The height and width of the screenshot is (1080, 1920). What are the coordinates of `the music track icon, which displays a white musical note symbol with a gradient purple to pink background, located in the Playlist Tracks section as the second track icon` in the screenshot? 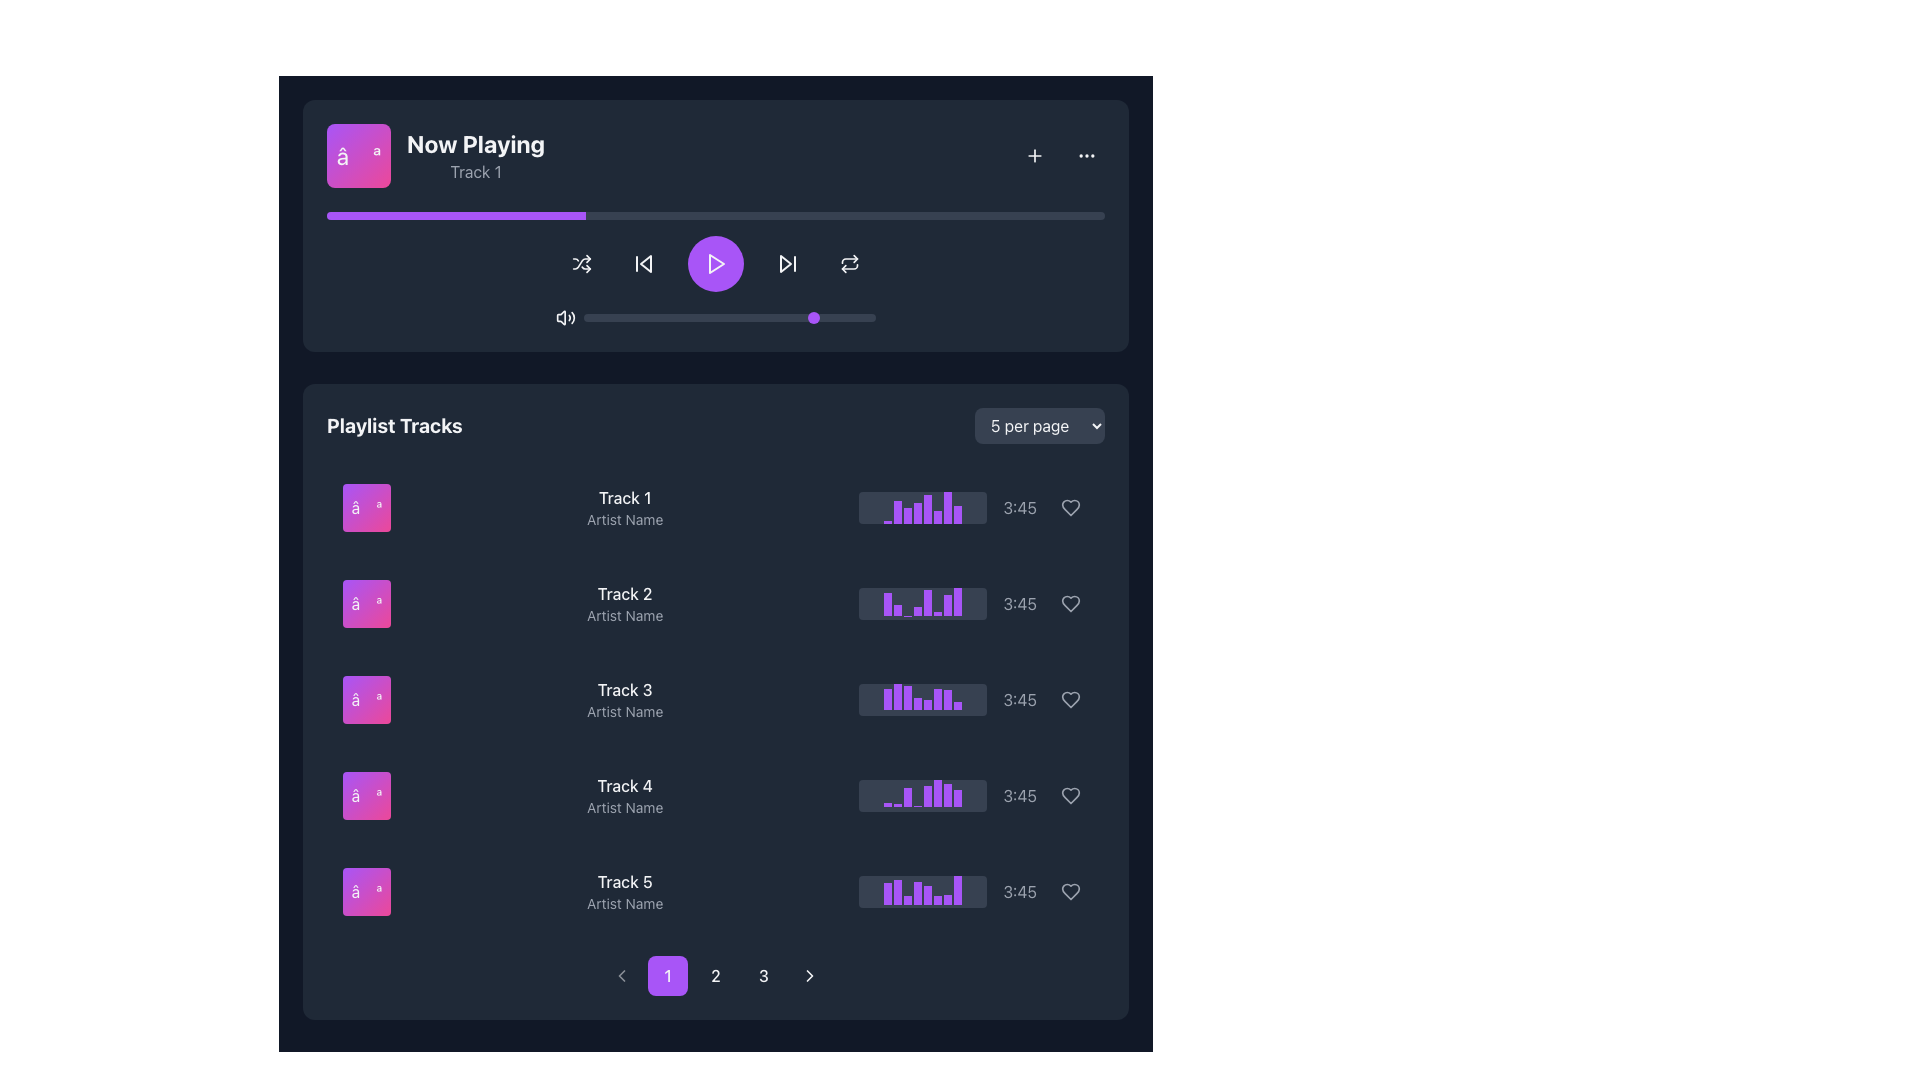 It's located at (366, 603).